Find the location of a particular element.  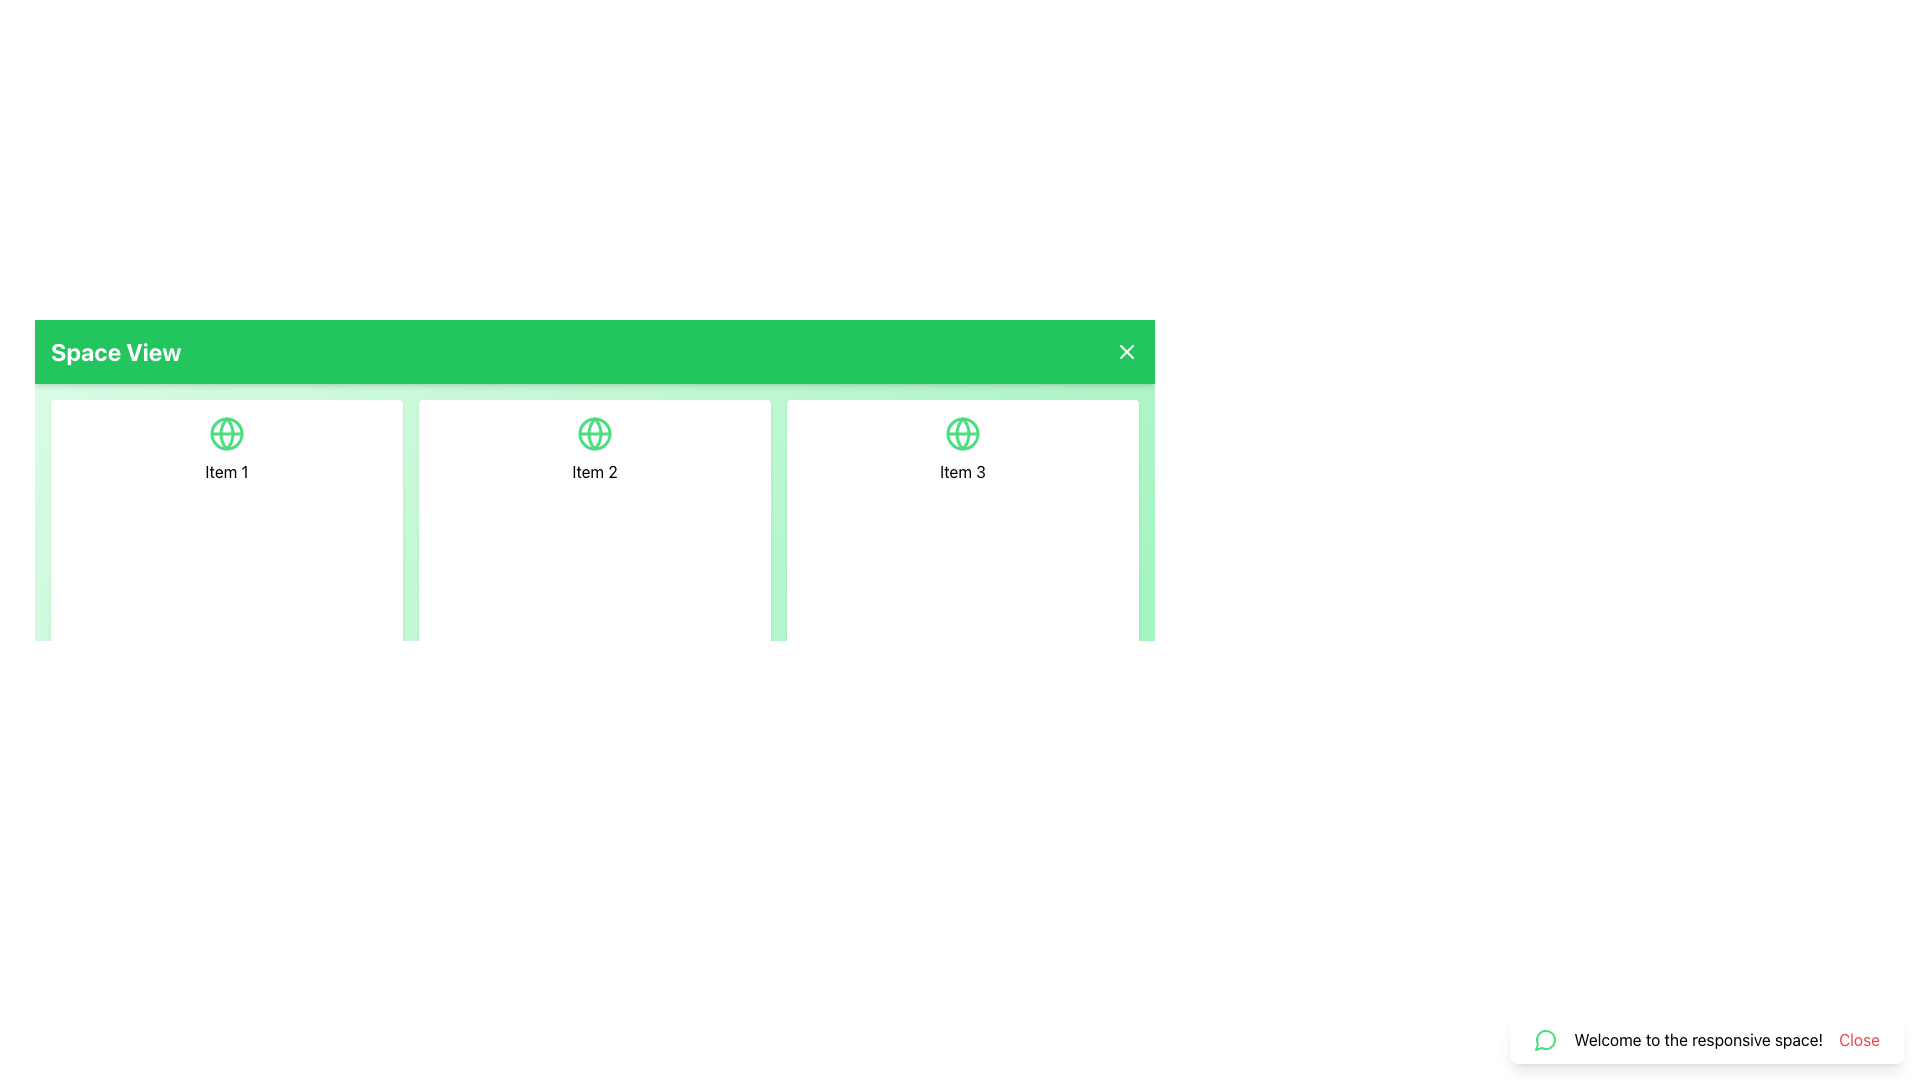

the inner circle of the globe icon located between the icons labeled 'Item 1' and 'Item 3' is located at coordinates (594, 433).